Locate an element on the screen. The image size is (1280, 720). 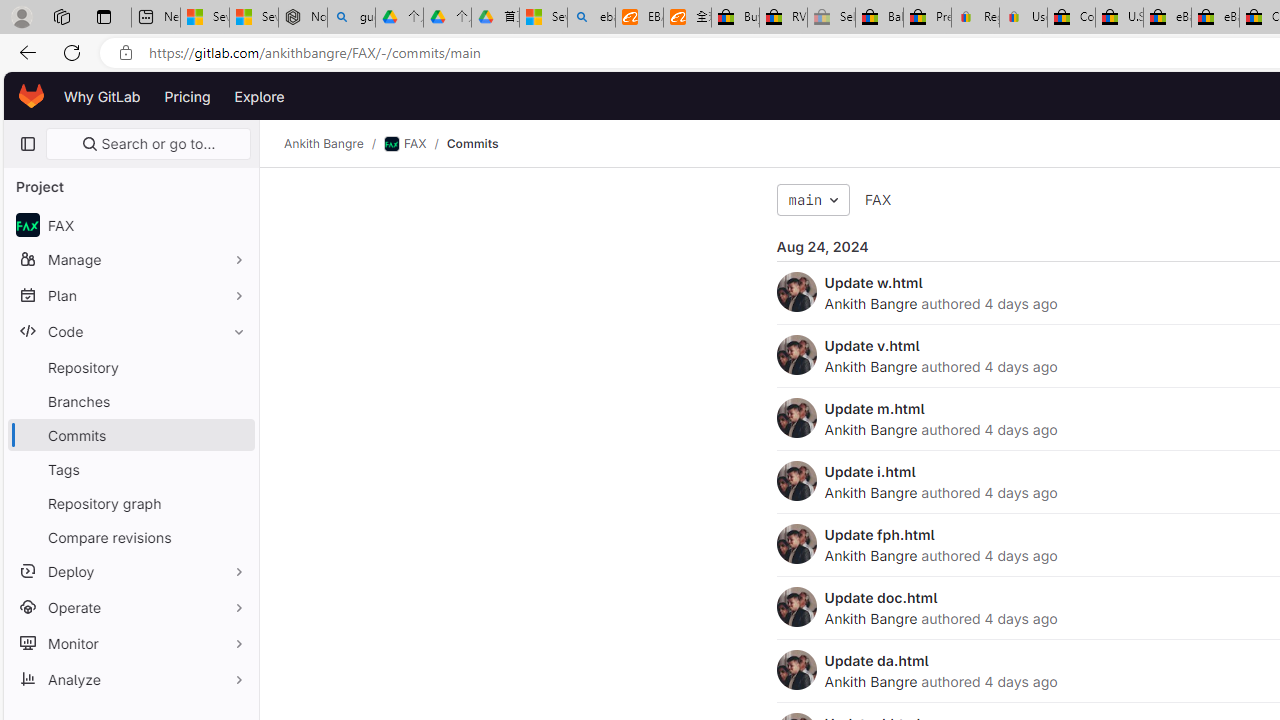
'Consumer Health Data Privacy Policy - eBay Inc.' is located at coordinates (1070, 17).